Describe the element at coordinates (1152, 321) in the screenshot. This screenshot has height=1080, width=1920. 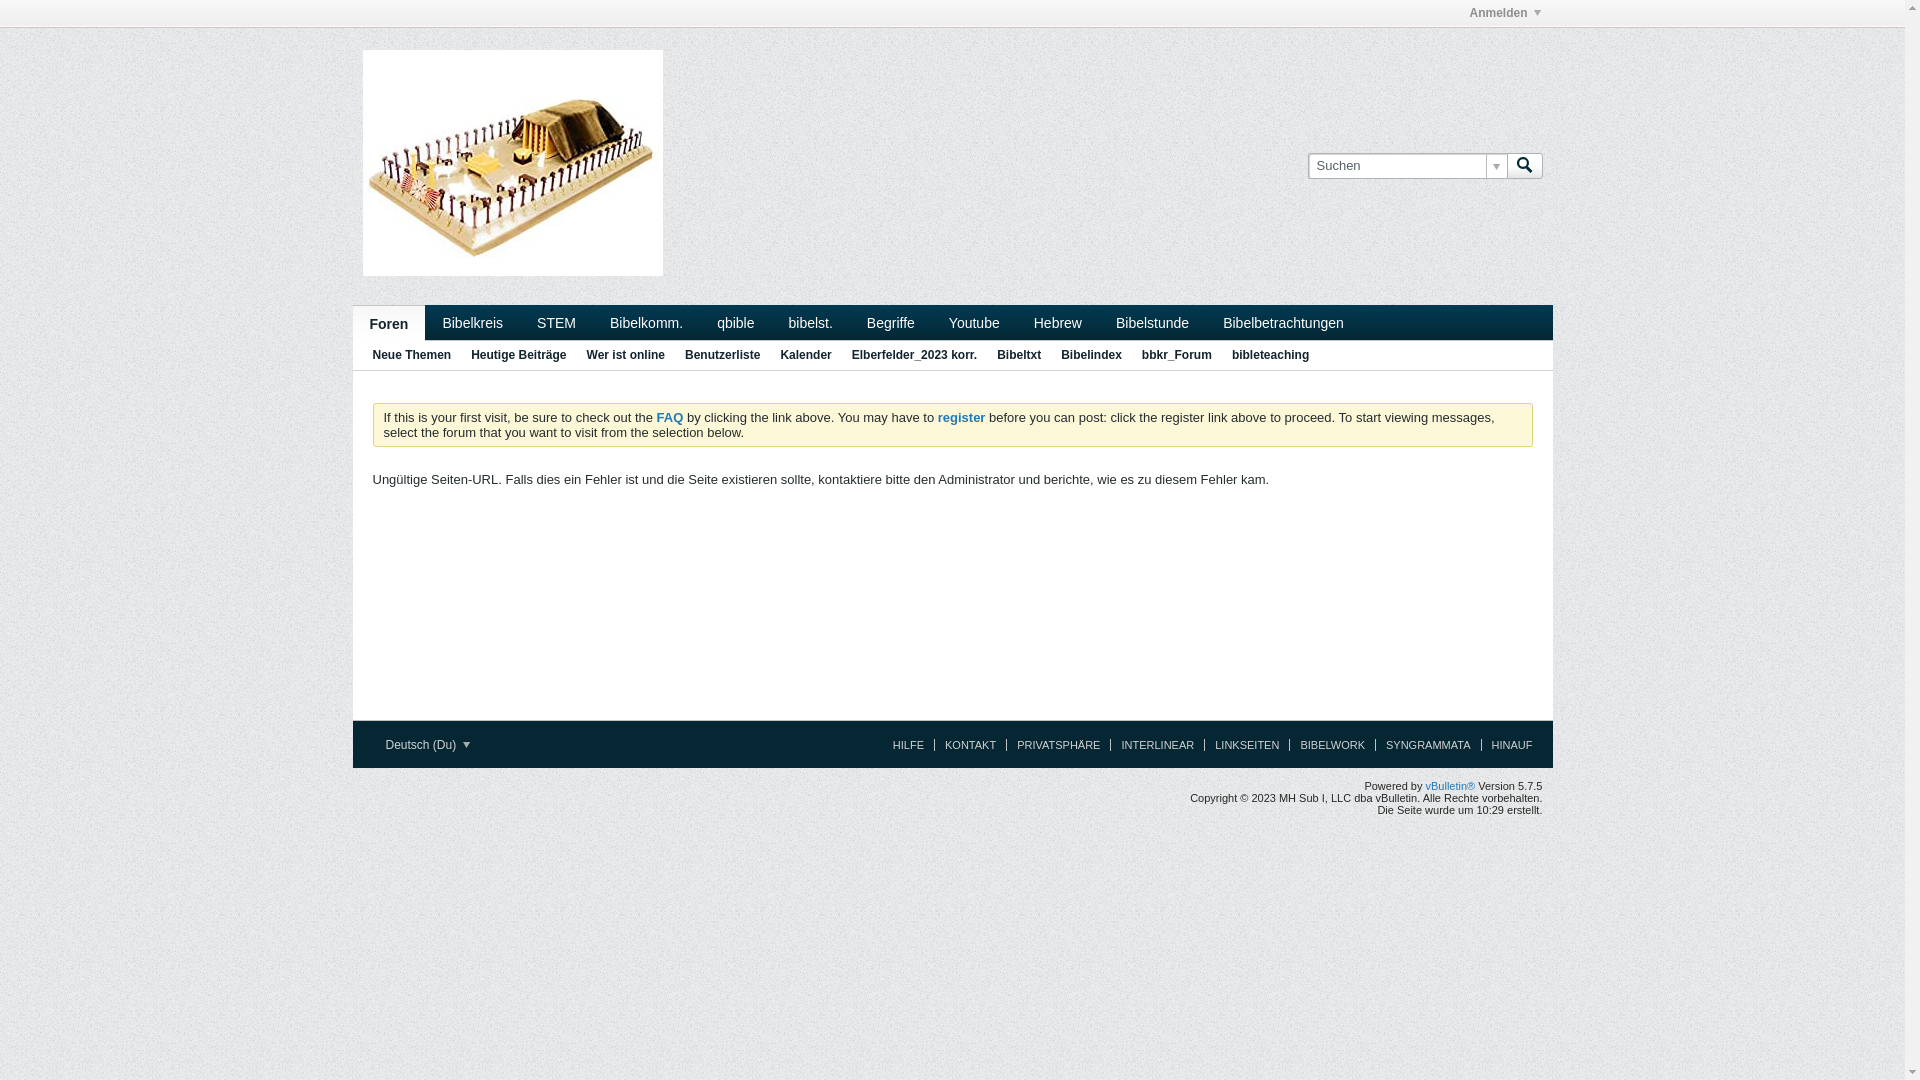
I see `'Bibelstunde'` at that location.